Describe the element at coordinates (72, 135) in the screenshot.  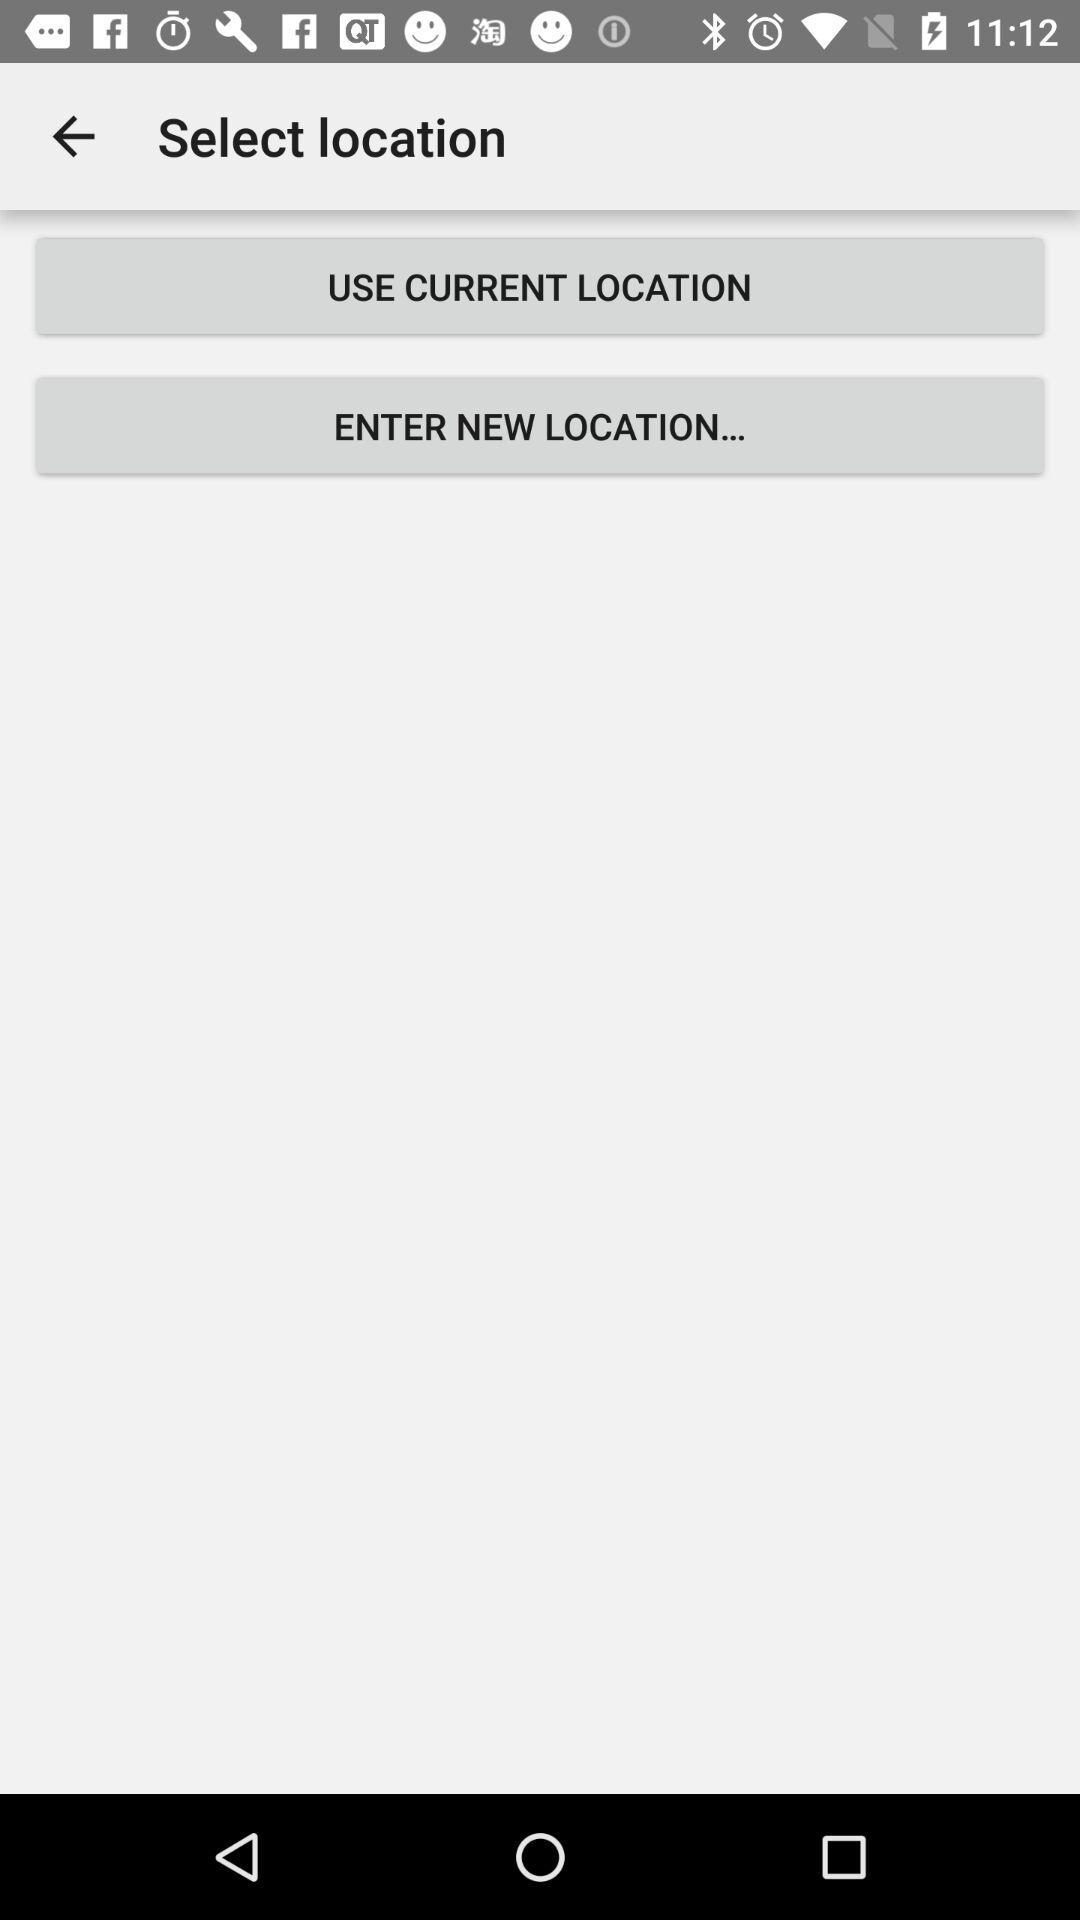
I see `icon above the use current location icon` at that location.